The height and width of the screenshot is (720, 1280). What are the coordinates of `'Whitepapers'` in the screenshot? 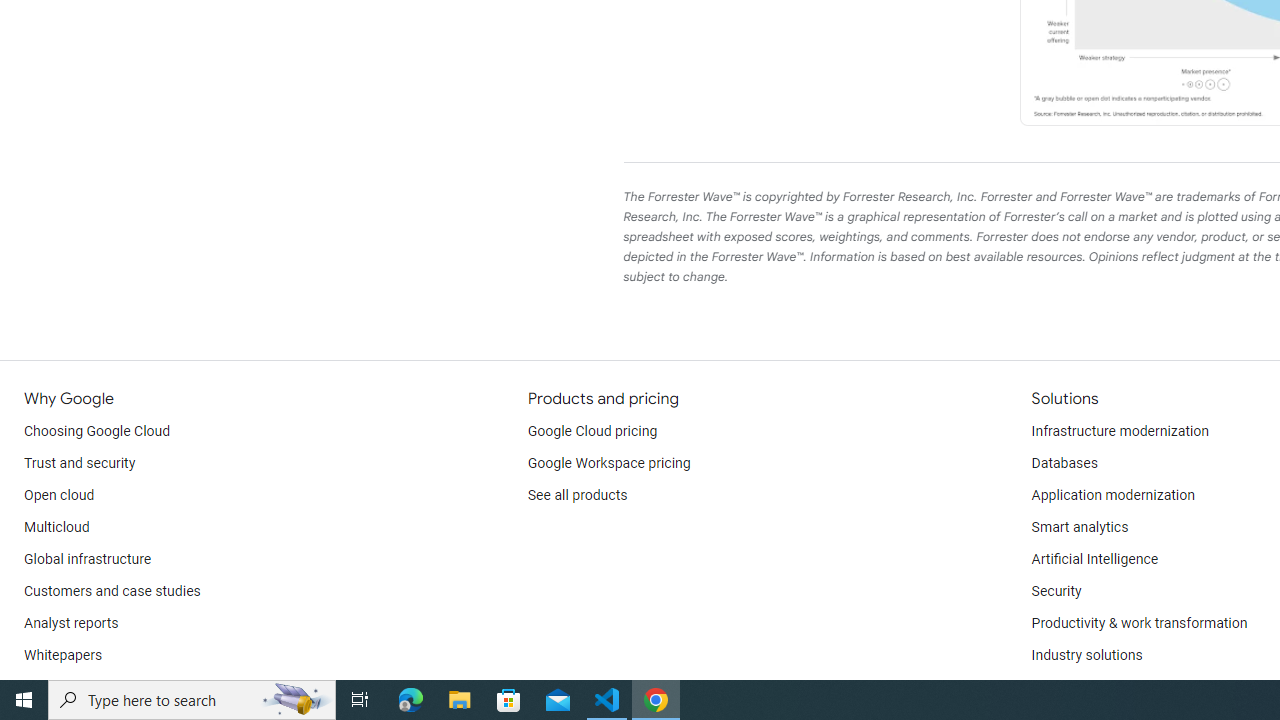 It's located at (63, 655).